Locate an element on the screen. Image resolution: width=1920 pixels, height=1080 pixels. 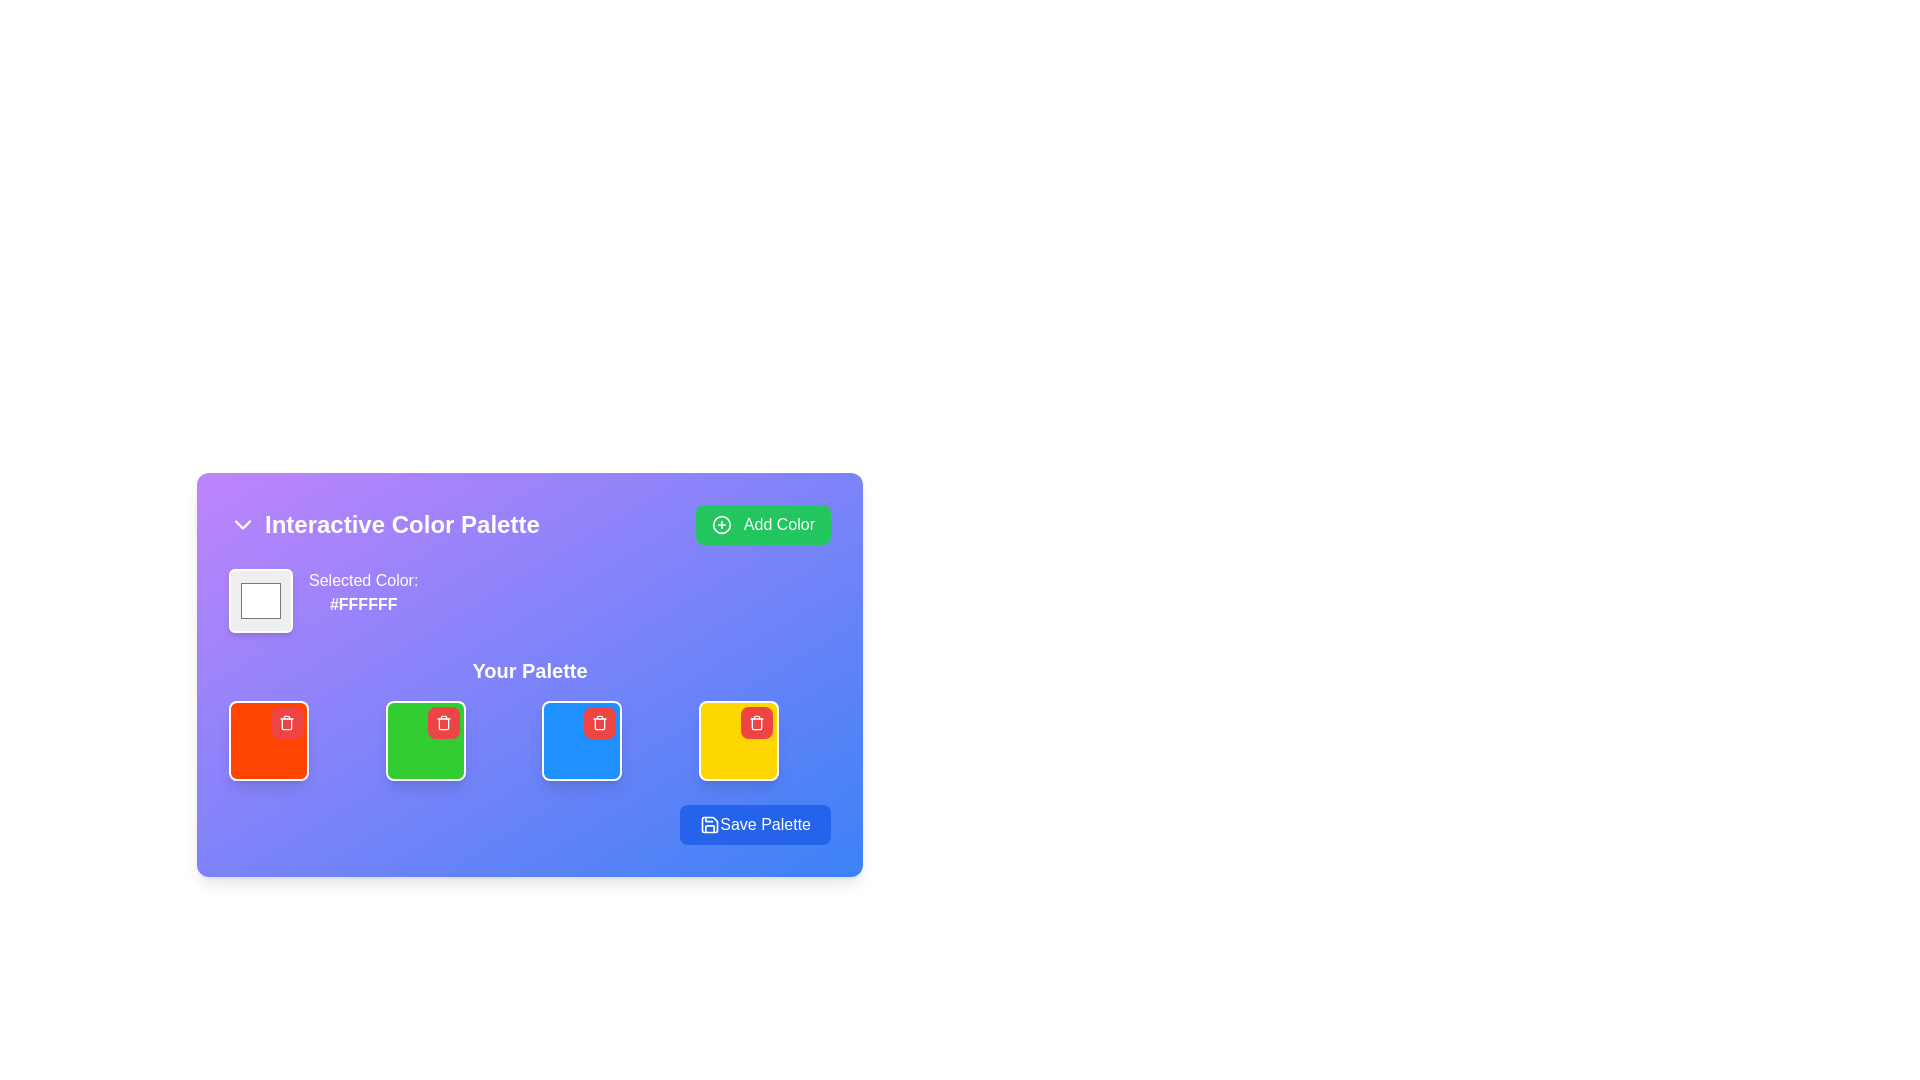
the delete icon overlaying the red rectangular button in 'Your Palette' is located at coordinates (755, 722).